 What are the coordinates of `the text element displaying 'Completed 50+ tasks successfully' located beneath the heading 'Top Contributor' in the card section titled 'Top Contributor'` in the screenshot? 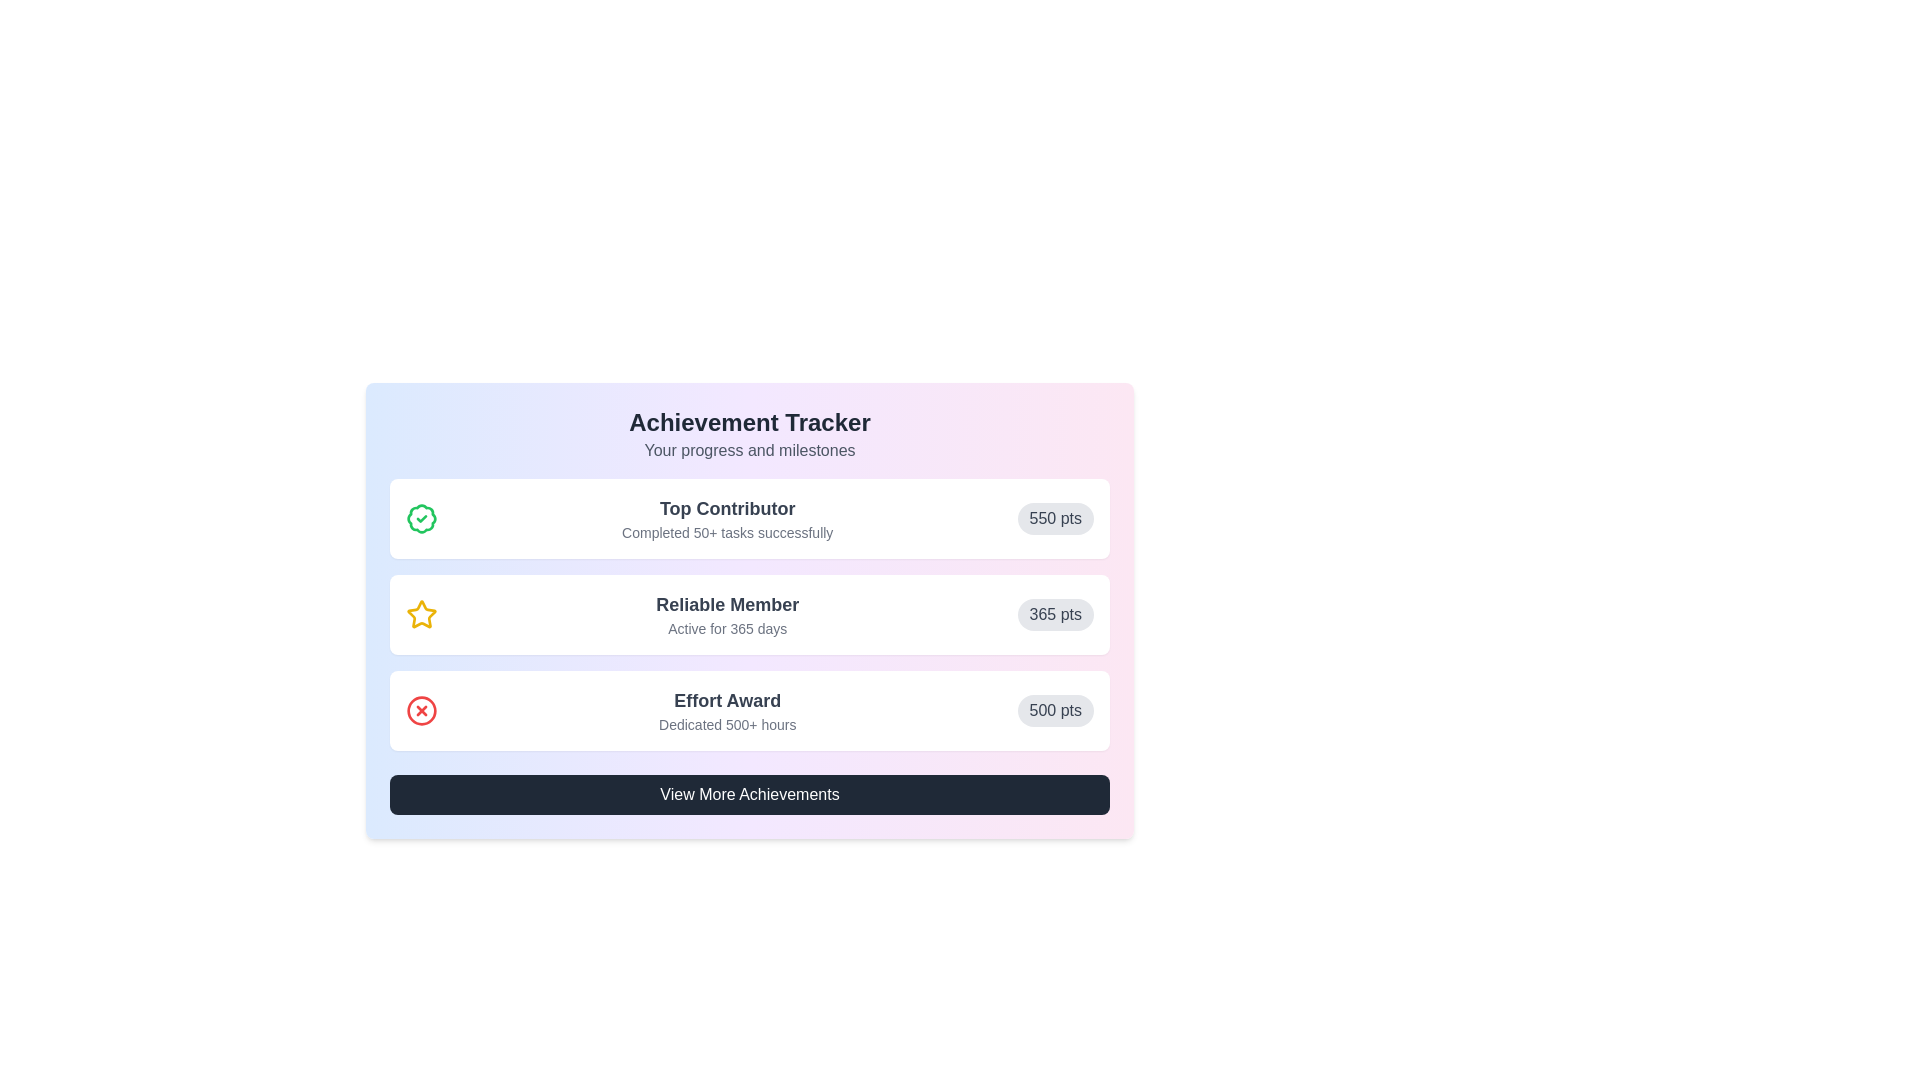 It's located at (726, 531).